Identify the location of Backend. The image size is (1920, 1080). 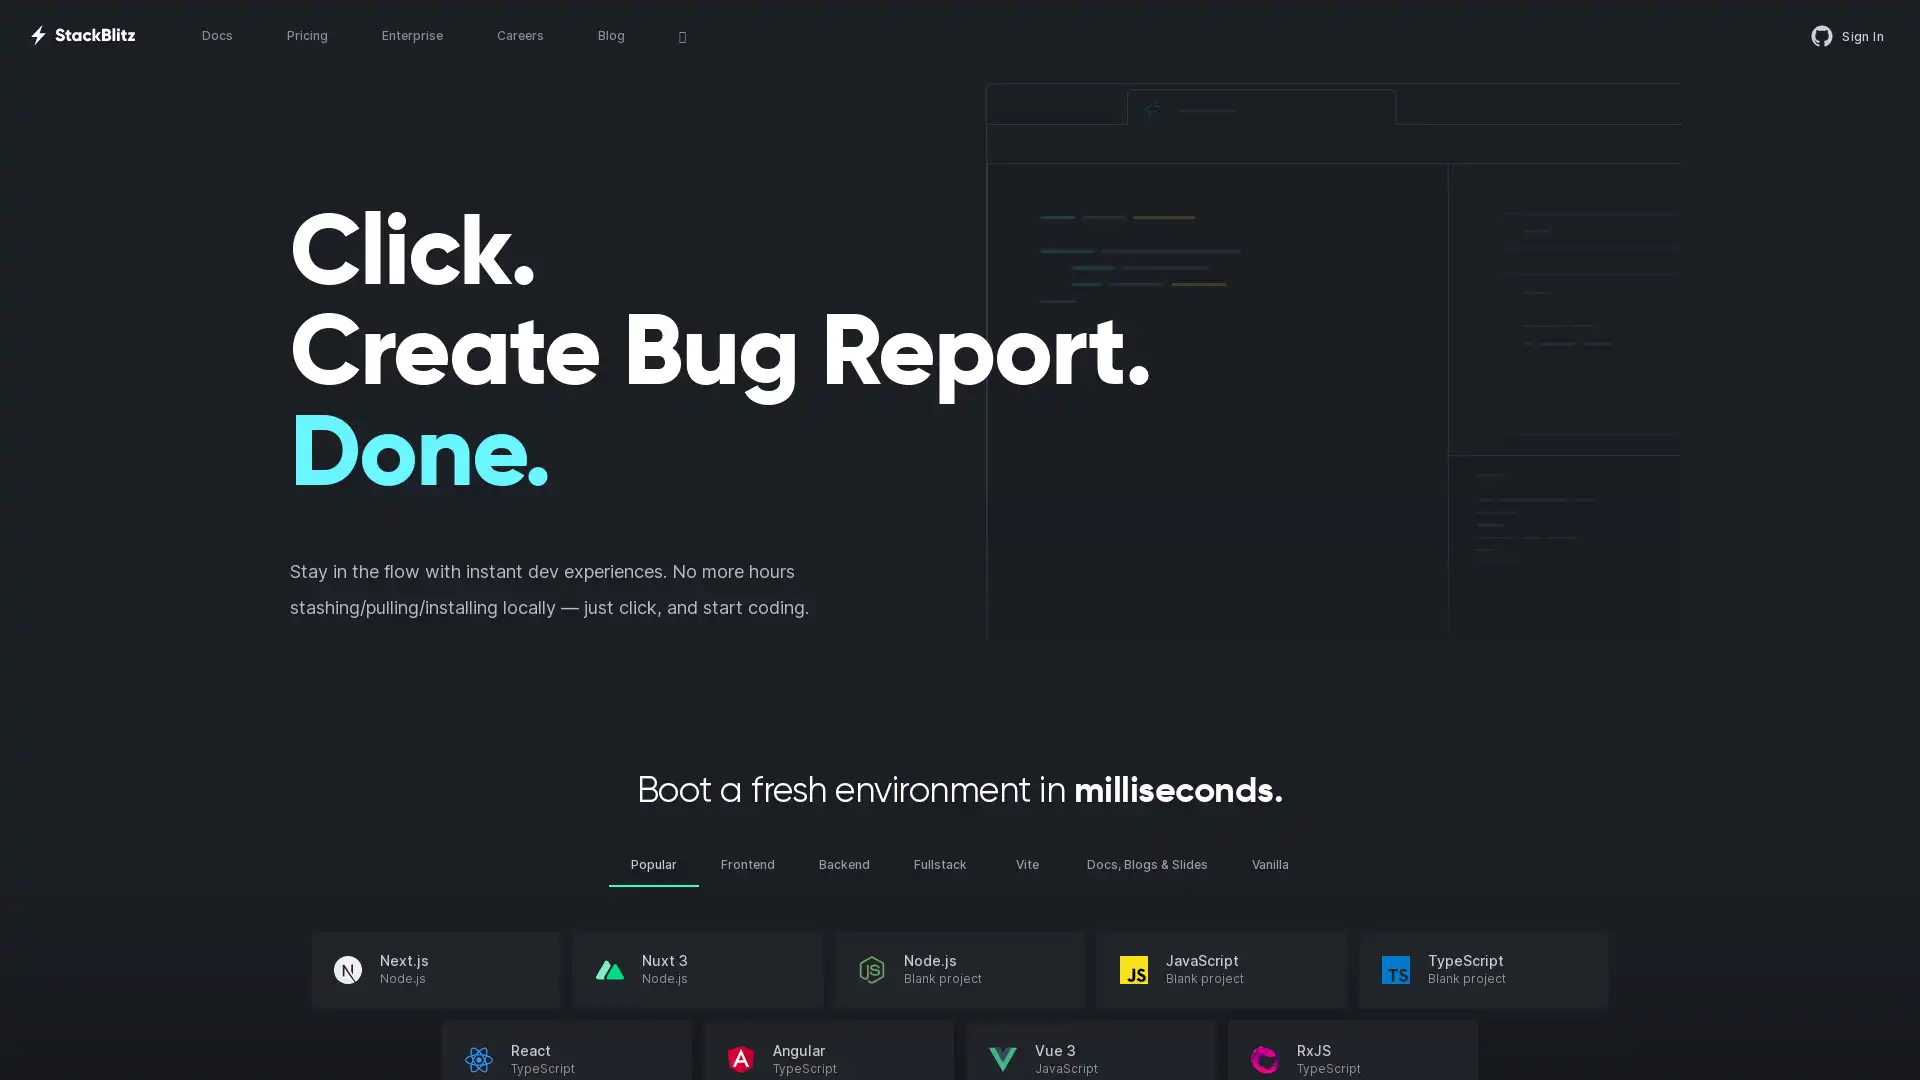
(844, 863).